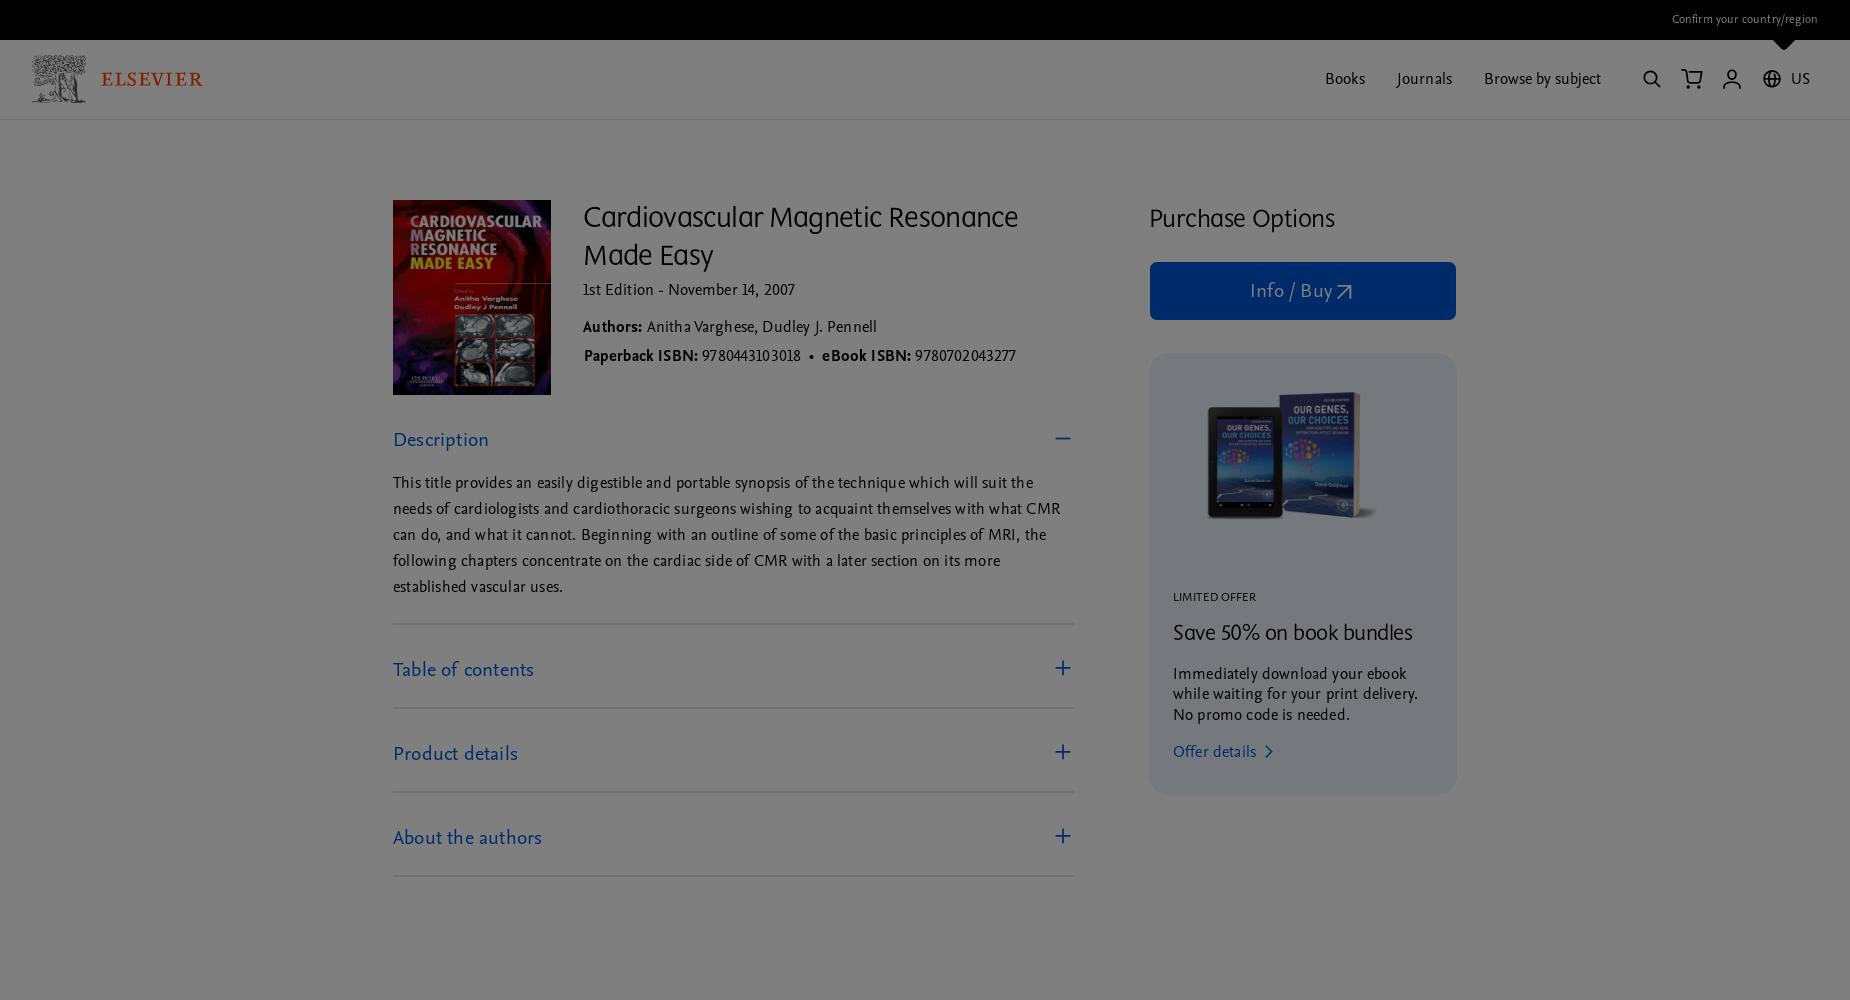  Describe the element at coordinates (629, 290) in the screenshot. I see `'Edition'` at that location.